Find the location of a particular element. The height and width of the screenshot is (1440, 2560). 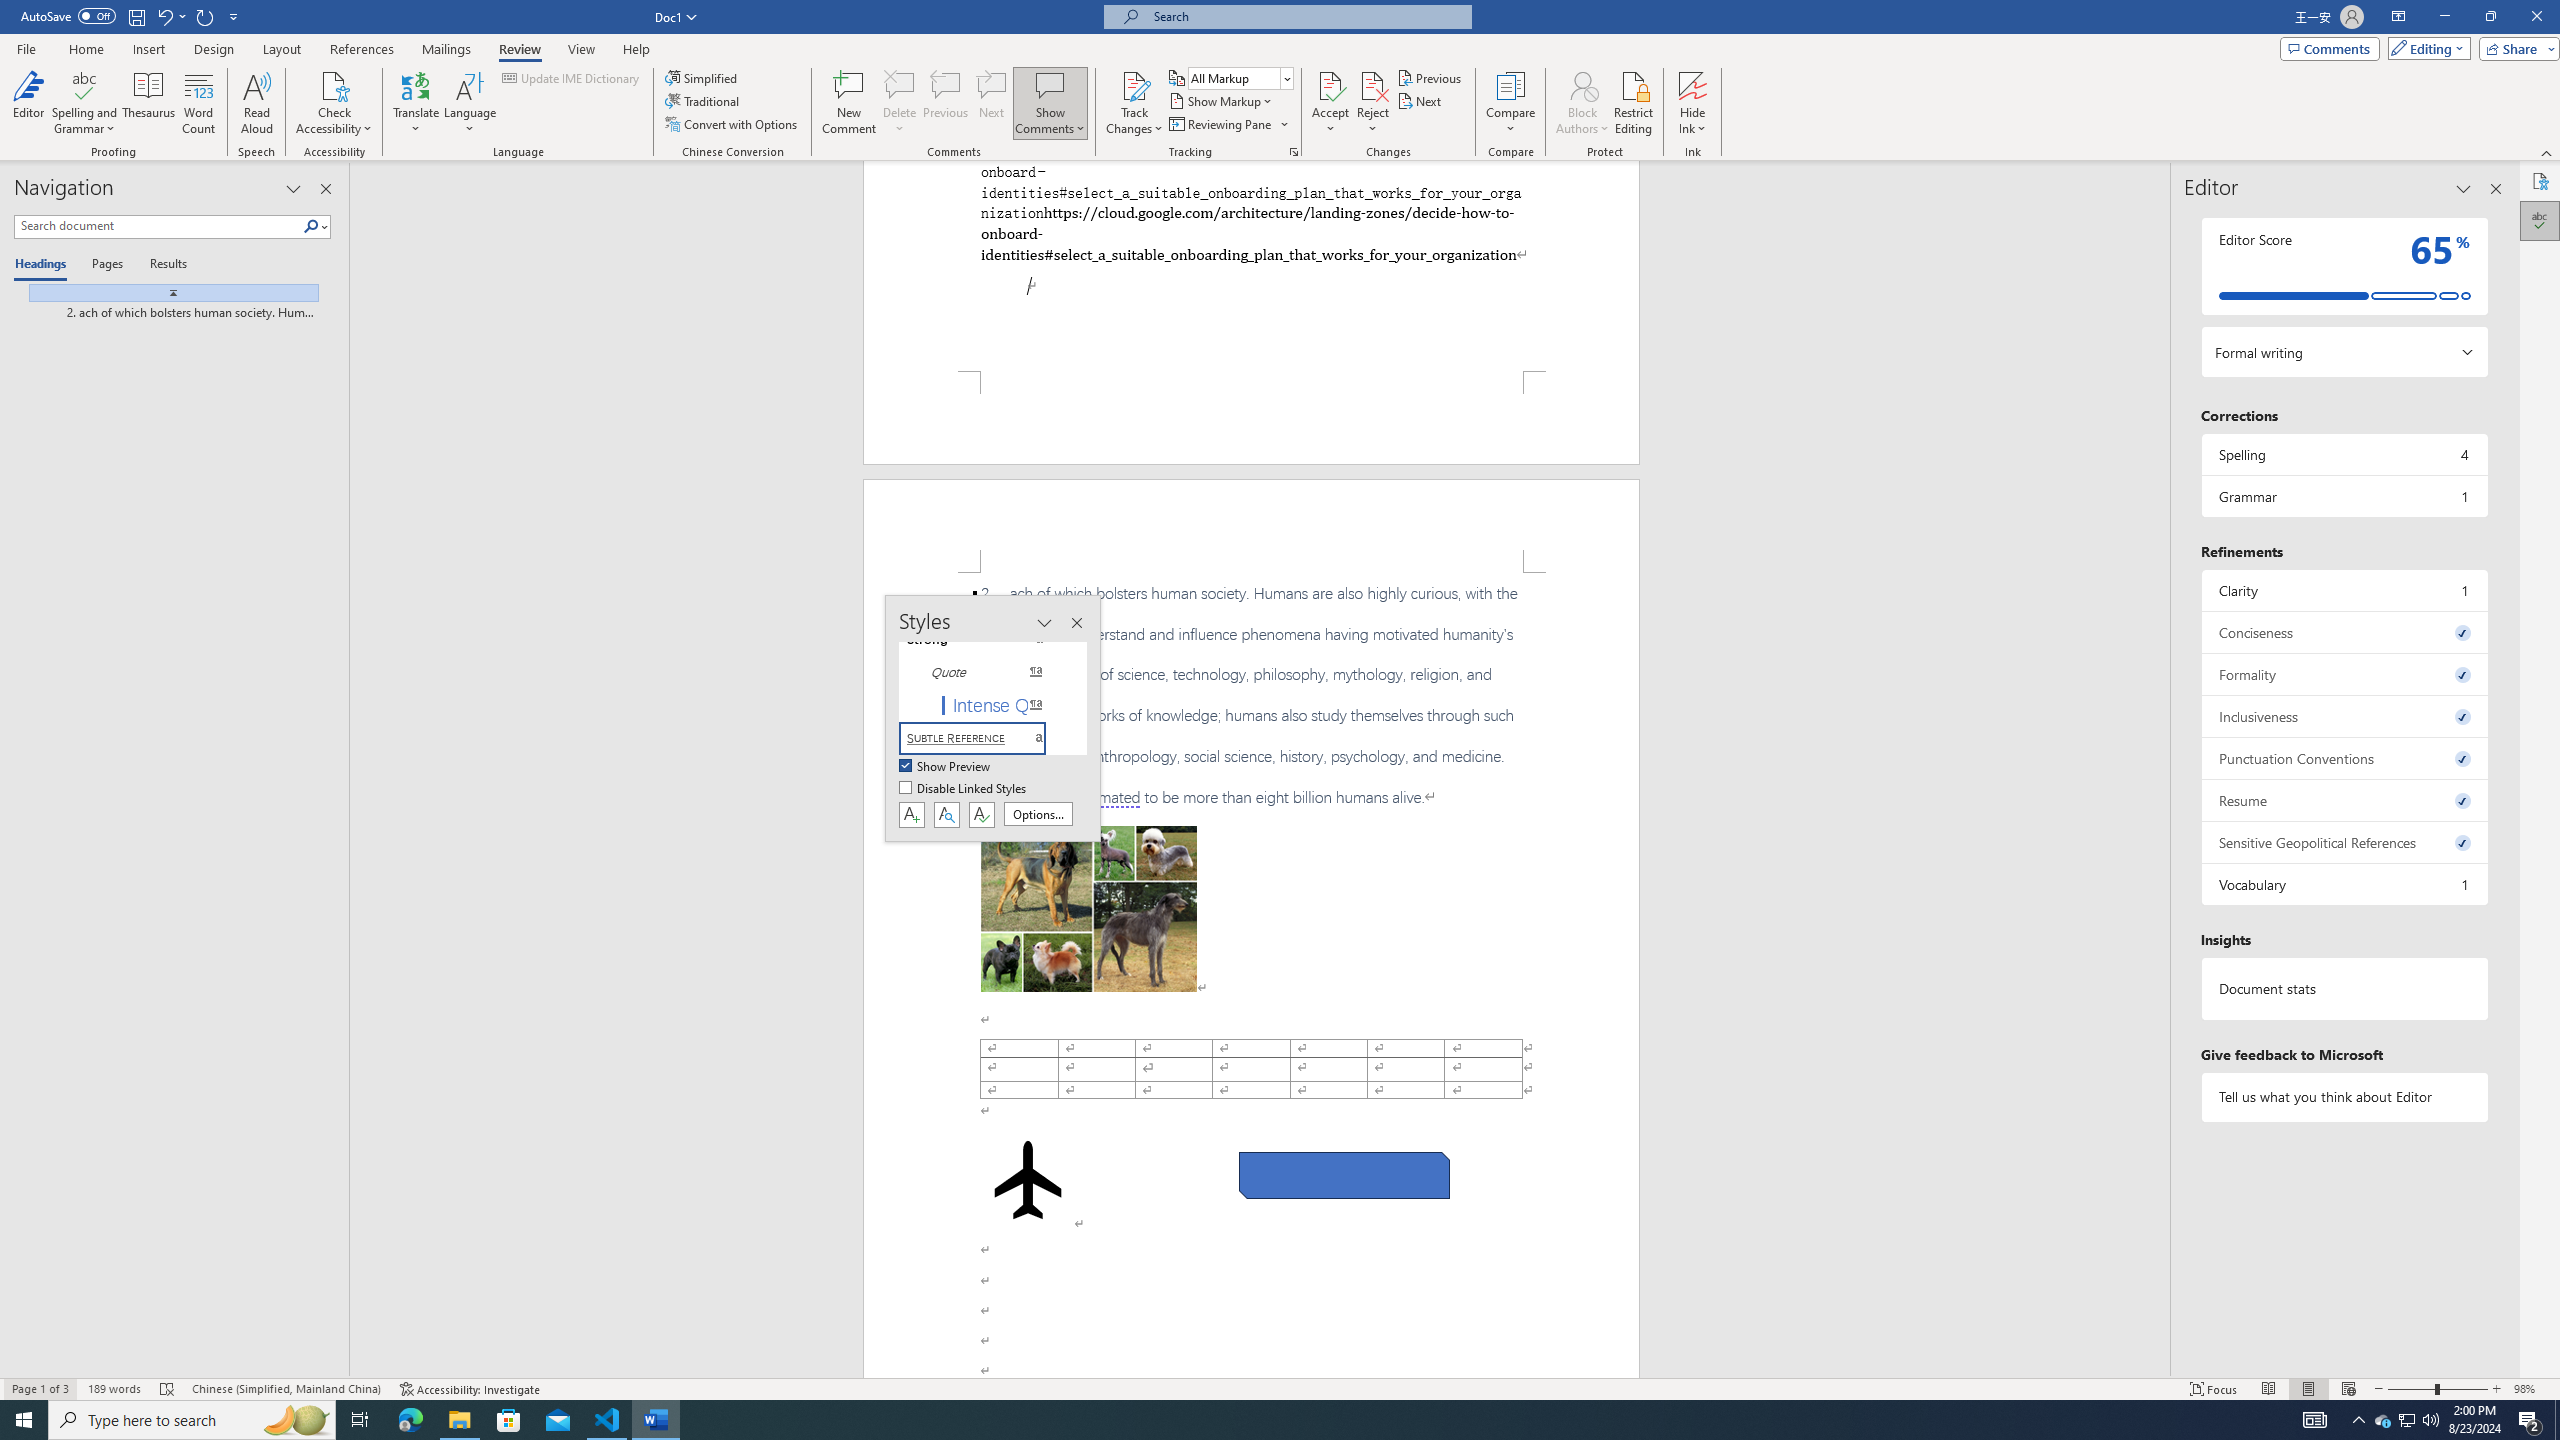

'Class: NetUIButton' is located at coordinates (982, 815).